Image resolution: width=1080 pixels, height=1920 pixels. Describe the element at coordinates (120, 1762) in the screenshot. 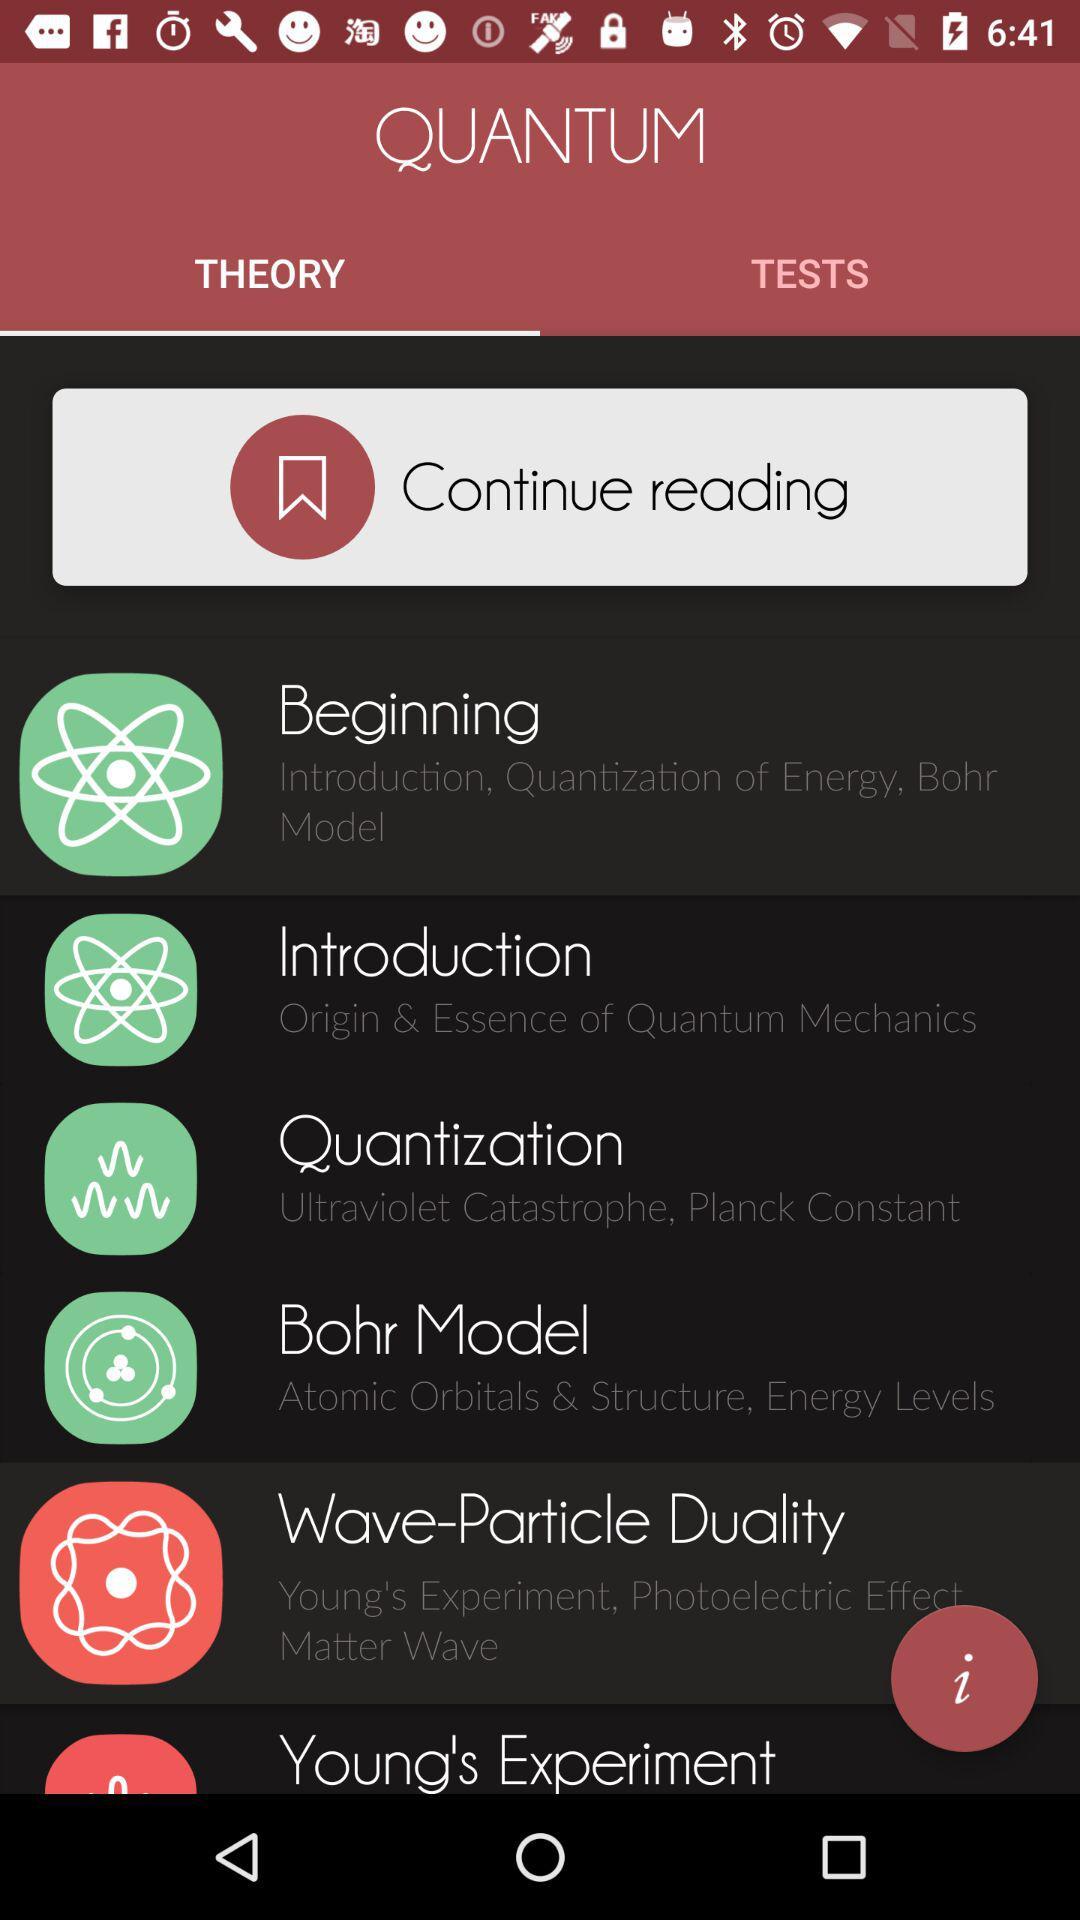

I see `click for young 's experiment` at that location.